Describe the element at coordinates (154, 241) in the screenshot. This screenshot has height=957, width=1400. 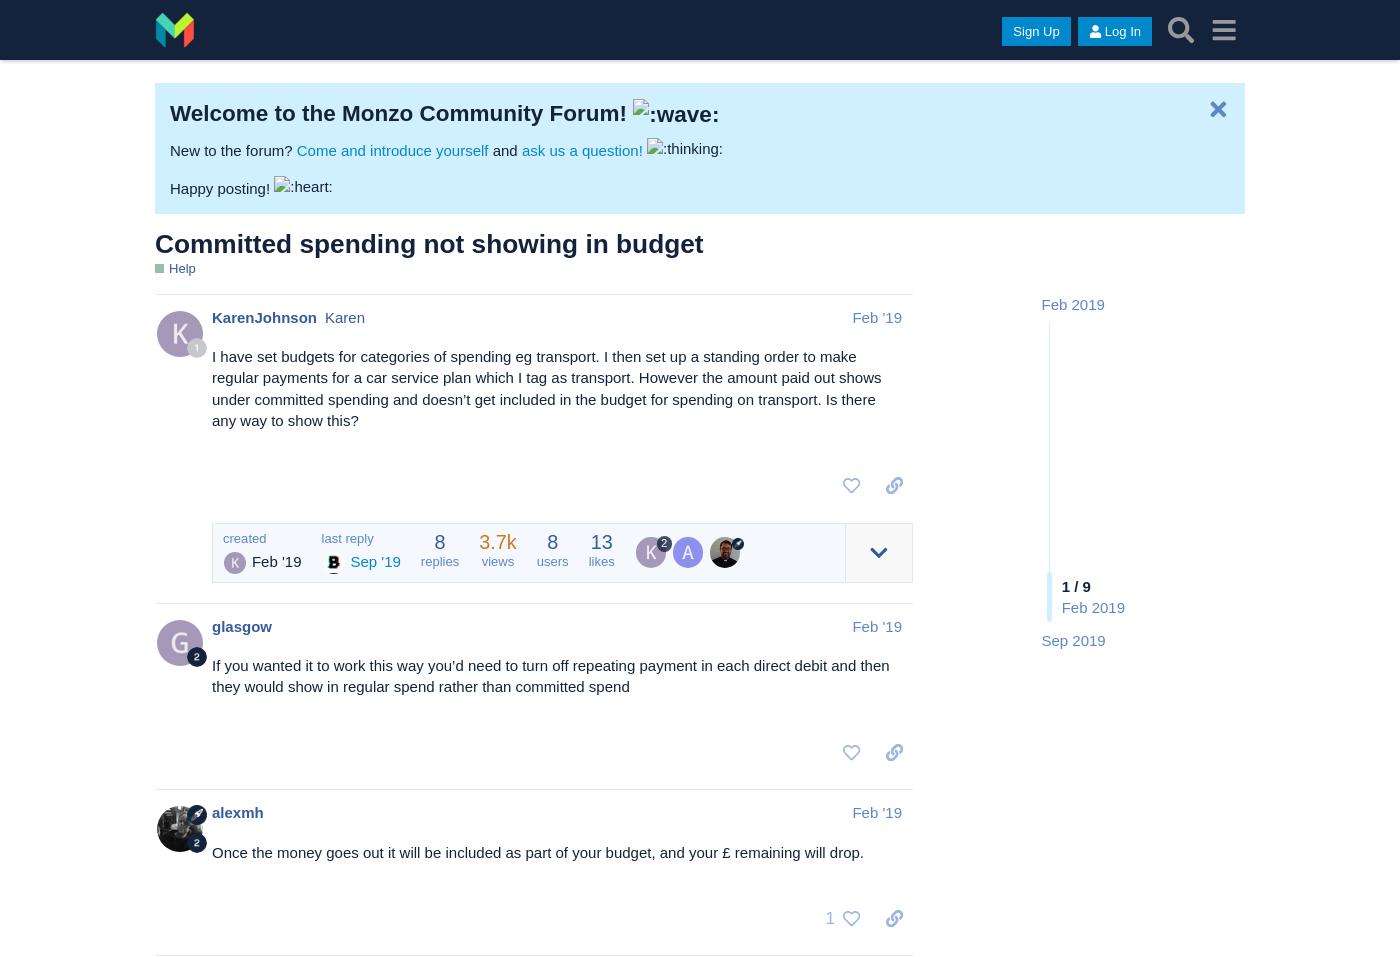
I see `'Committed spending not showing in budget'` at that location.